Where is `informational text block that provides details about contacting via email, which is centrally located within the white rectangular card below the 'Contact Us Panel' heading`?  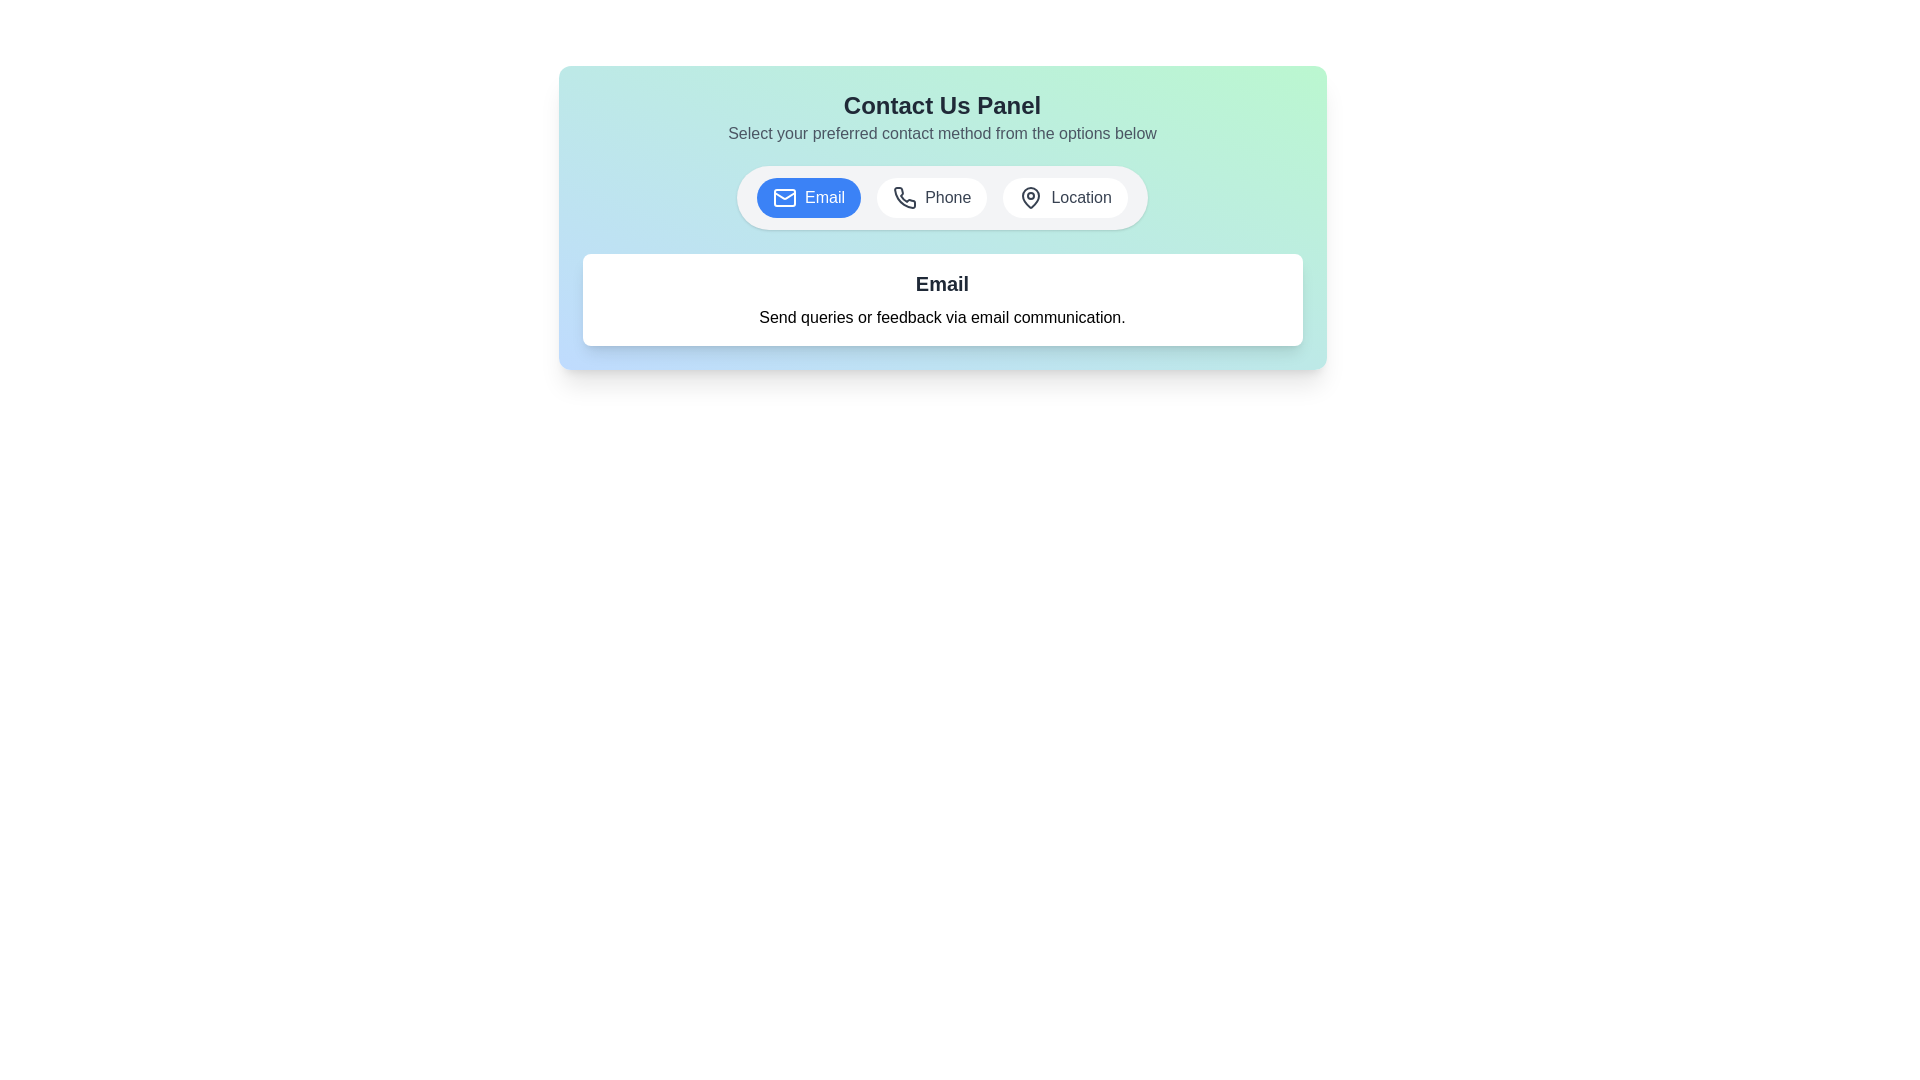 informational text block that provides details about contacting via email, which is centrally located within the white rectangular card below the 'Contact Us Panel' heading is located at coordinates (941, 300).